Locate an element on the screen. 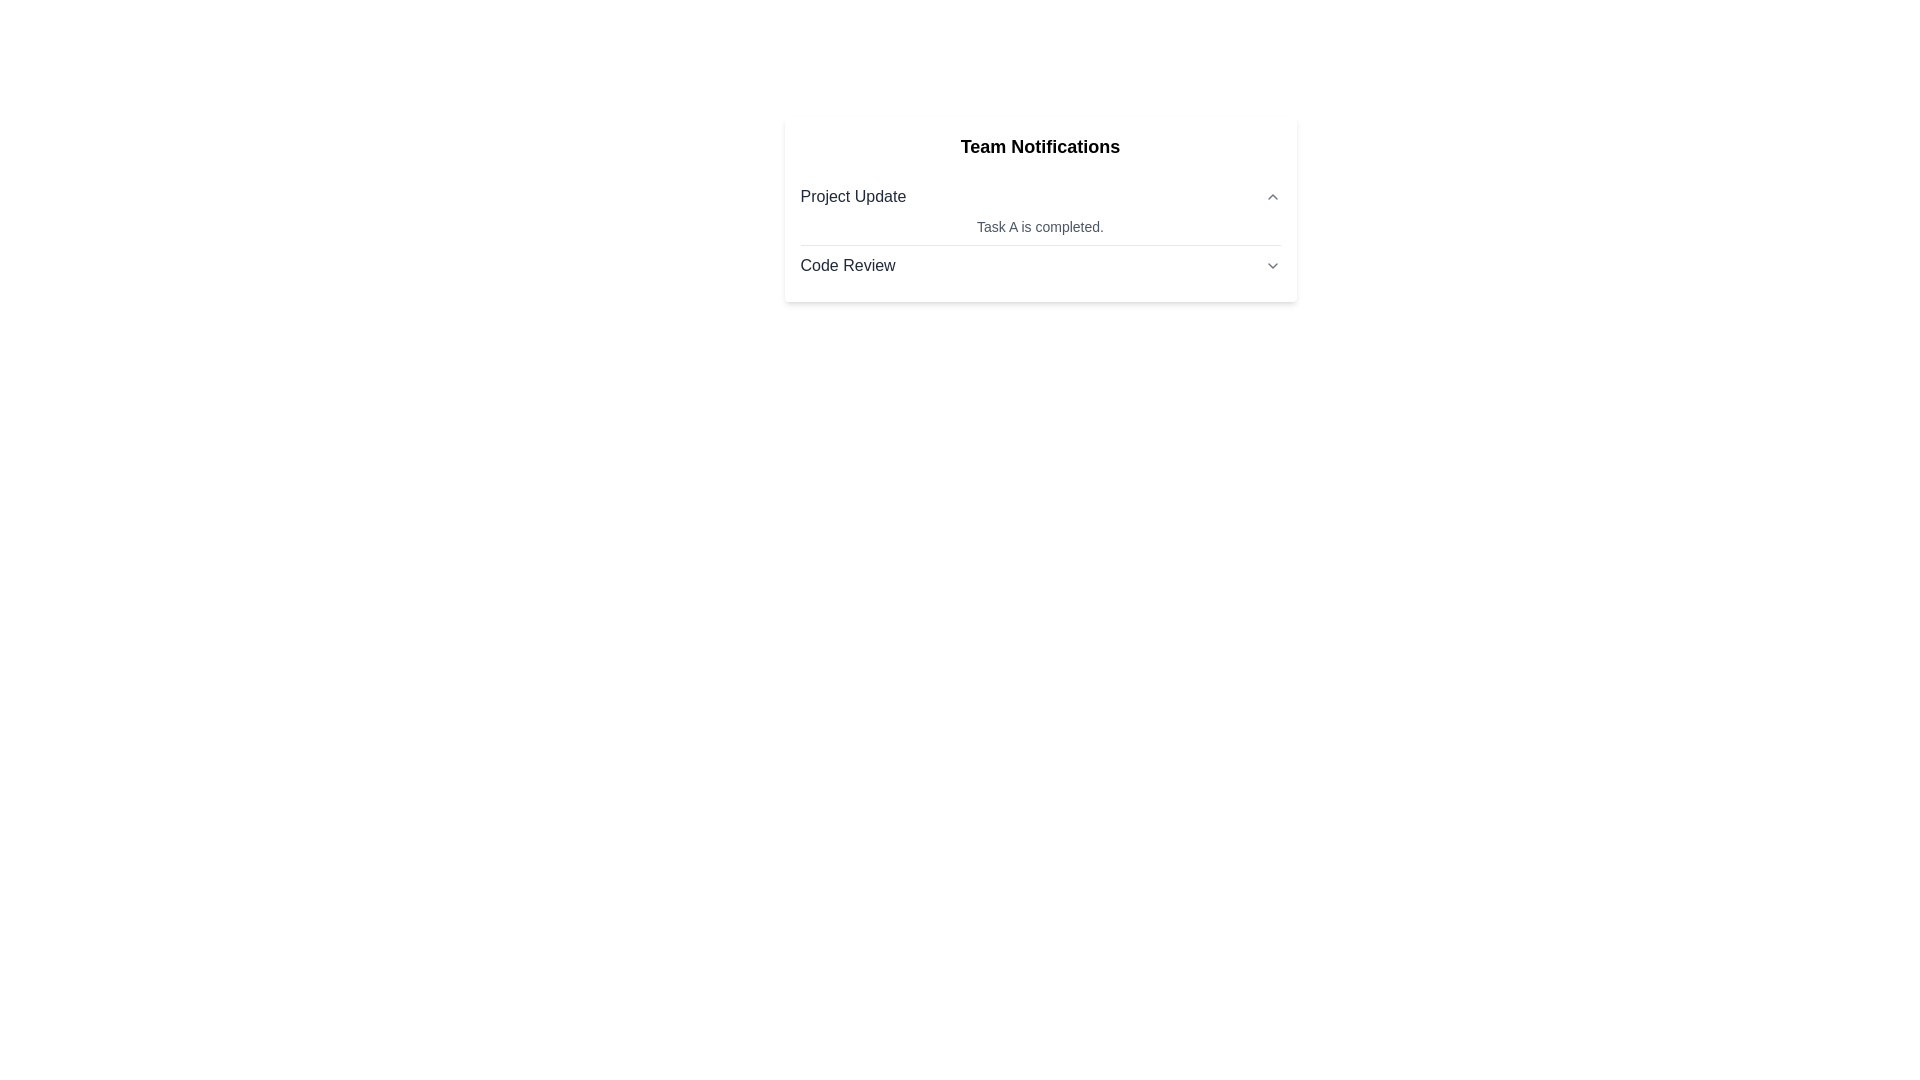  the 'Code Review' label, which is styled with medium font weight and dark gray color, positioned on the left side within a notification or task section is located at coordinates (848, 265).